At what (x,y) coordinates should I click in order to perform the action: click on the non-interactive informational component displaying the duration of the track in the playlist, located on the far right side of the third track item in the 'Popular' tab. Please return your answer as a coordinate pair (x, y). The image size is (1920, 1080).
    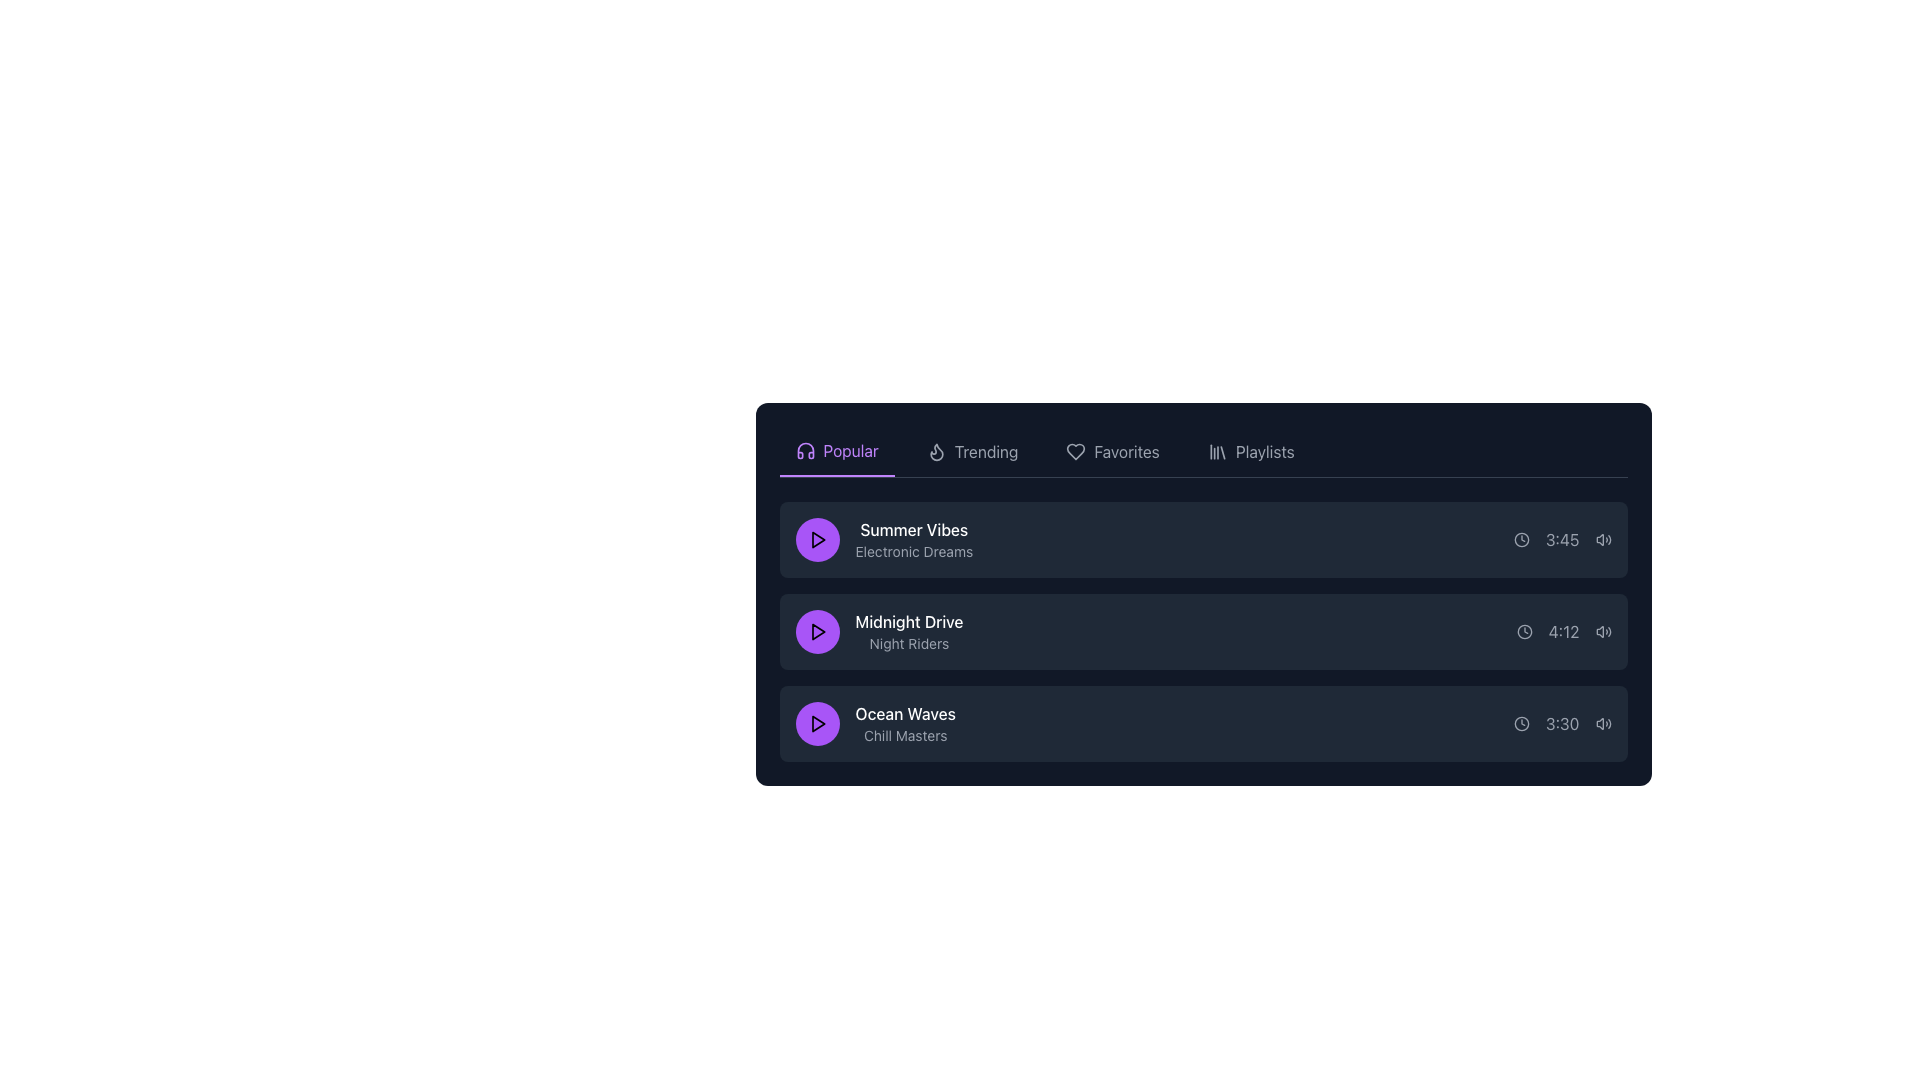
    Looking at the image, I should click on (1561, 724).